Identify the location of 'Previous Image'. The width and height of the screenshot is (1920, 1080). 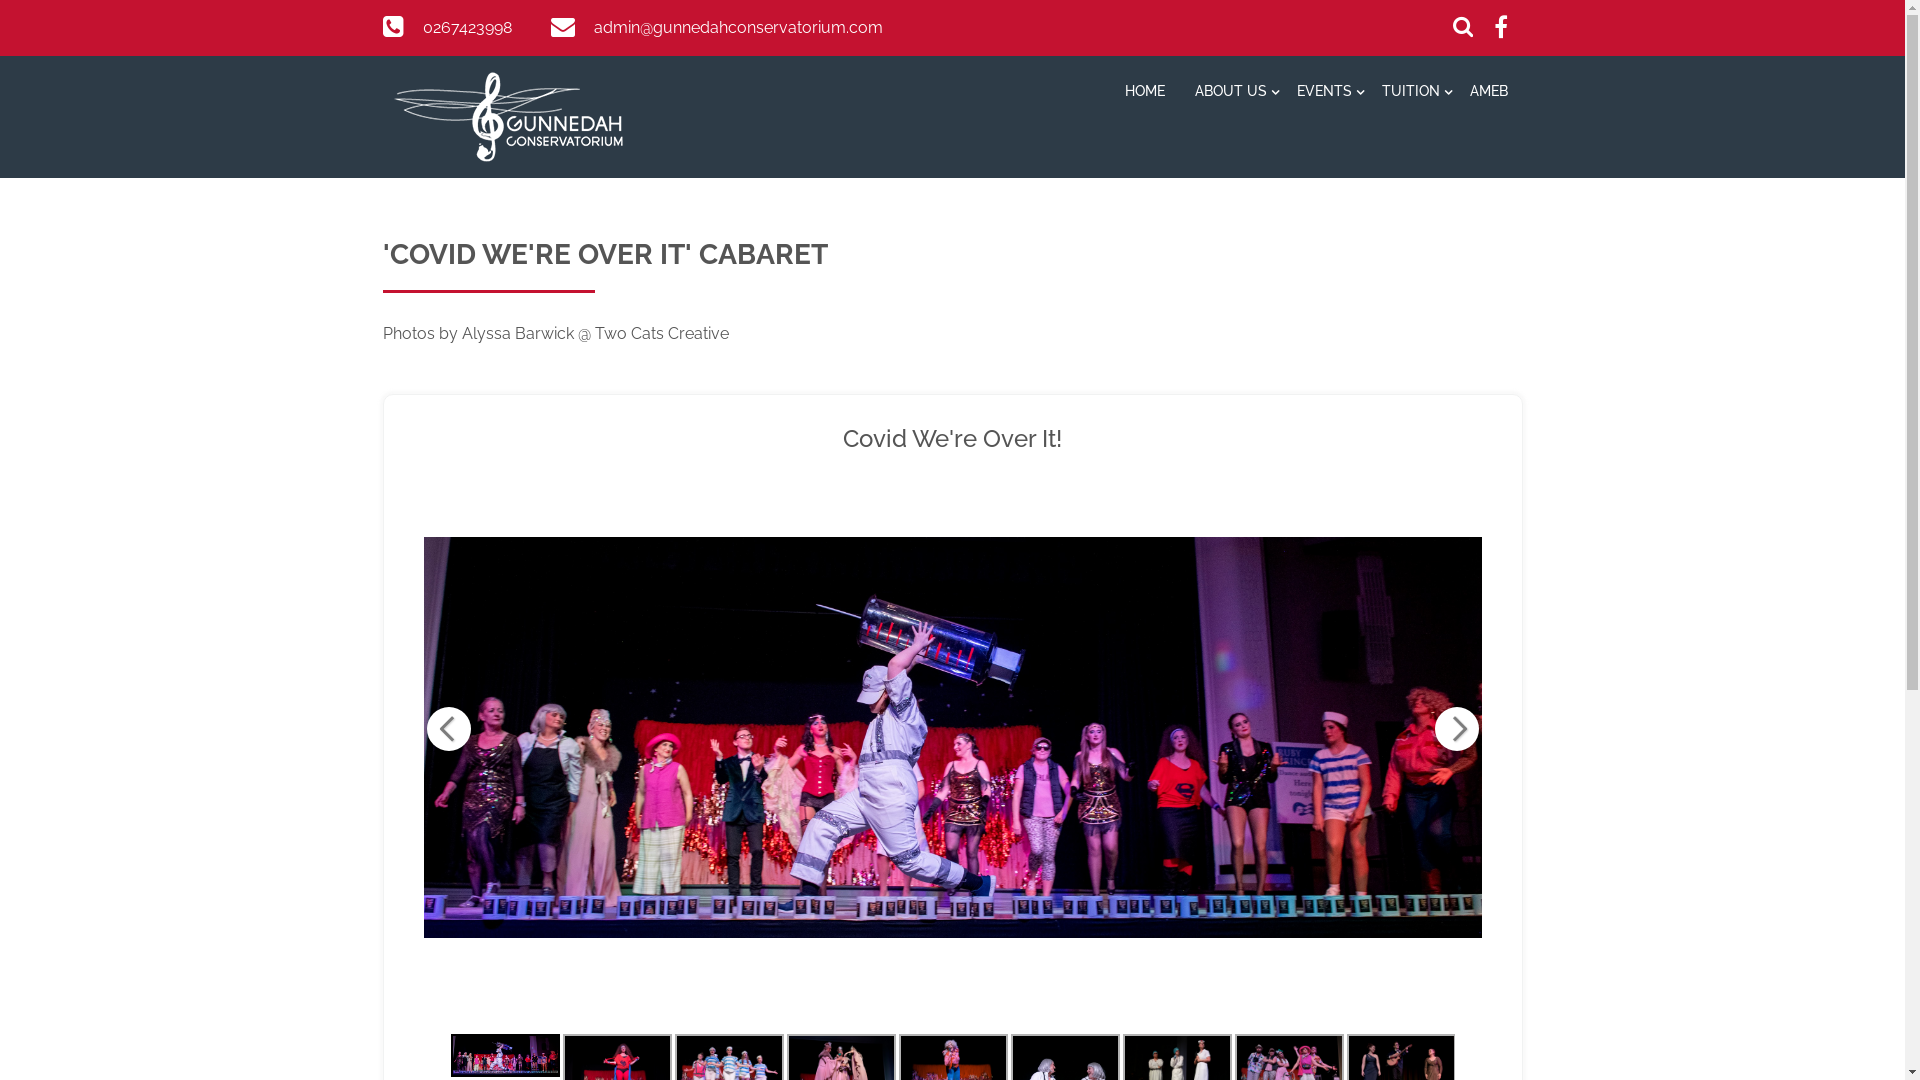
(446, 729).